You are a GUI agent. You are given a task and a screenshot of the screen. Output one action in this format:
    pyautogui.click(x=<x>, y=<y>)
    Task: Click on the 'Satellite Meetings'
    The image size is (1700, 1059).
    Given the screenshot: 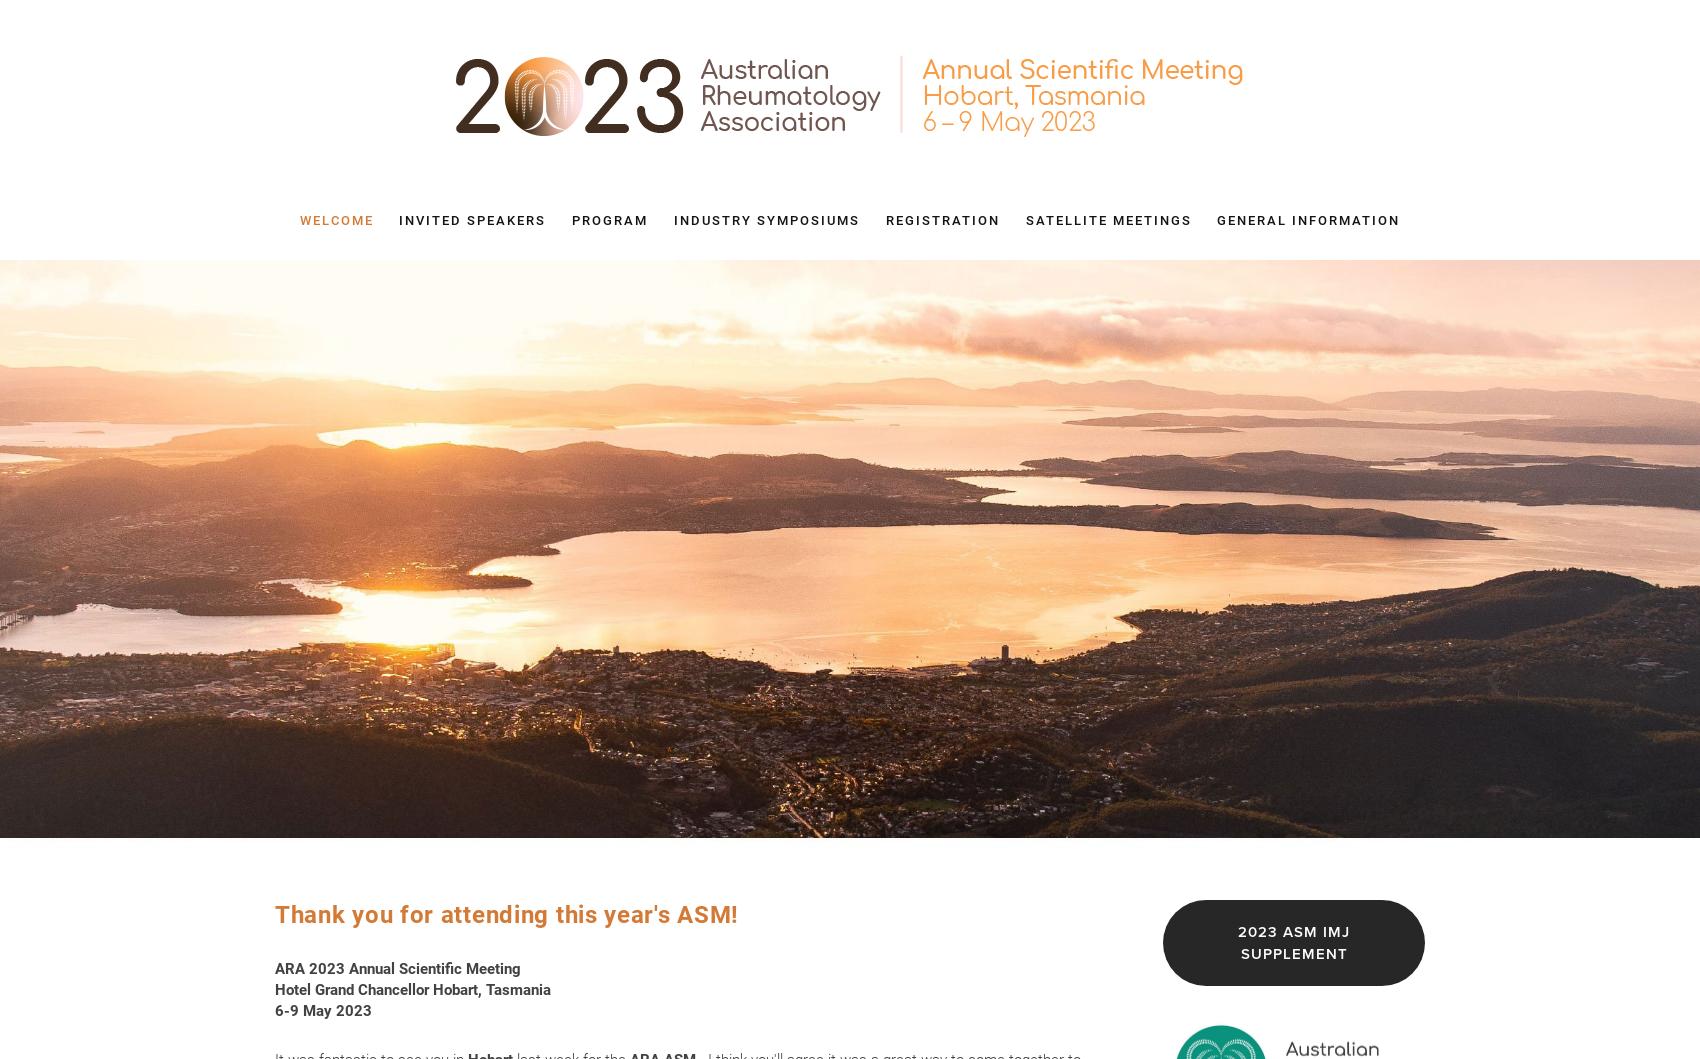 What is the action you would take?
    pyautogui.click(x=1108, y=220)
    